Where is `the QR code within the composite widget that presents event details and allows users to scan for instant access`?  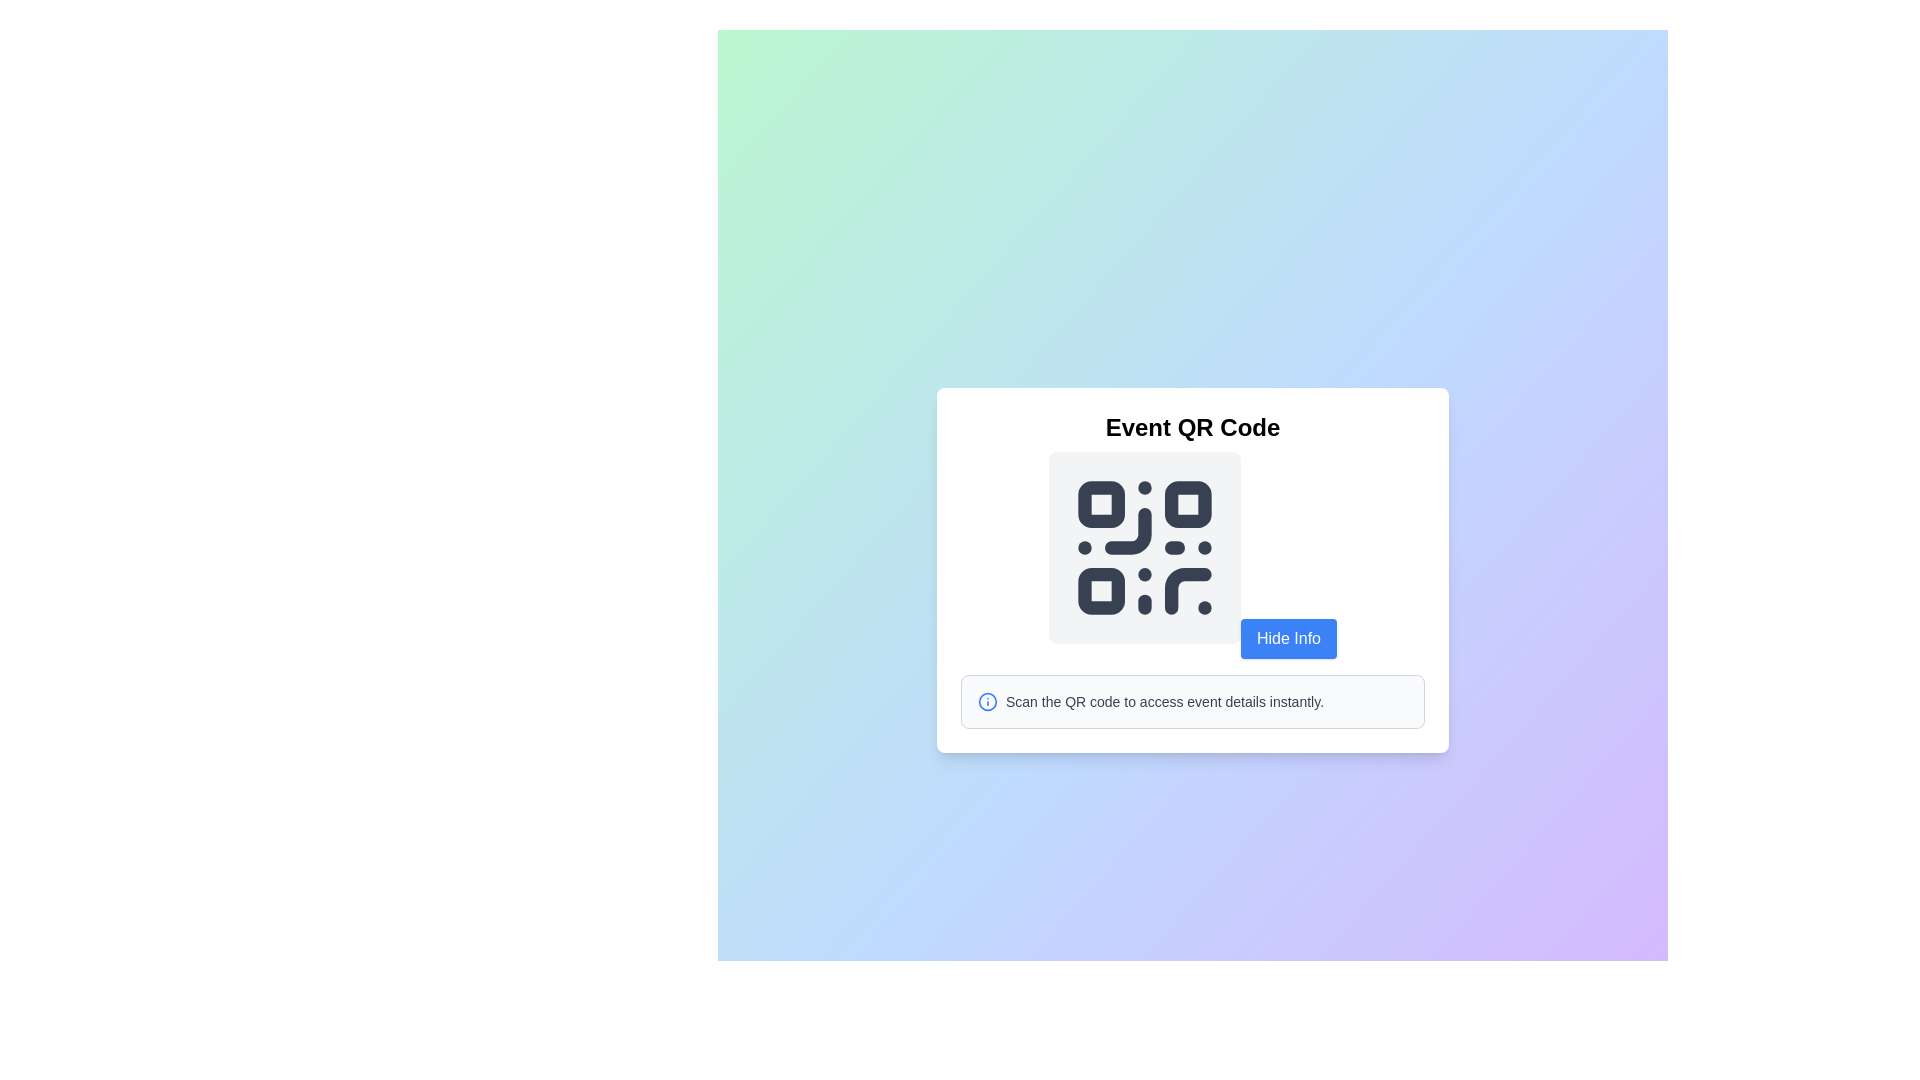 the QR code within the composite widget that presents event details and allows users to scan for instant access is located at coordinates (1193, 570).